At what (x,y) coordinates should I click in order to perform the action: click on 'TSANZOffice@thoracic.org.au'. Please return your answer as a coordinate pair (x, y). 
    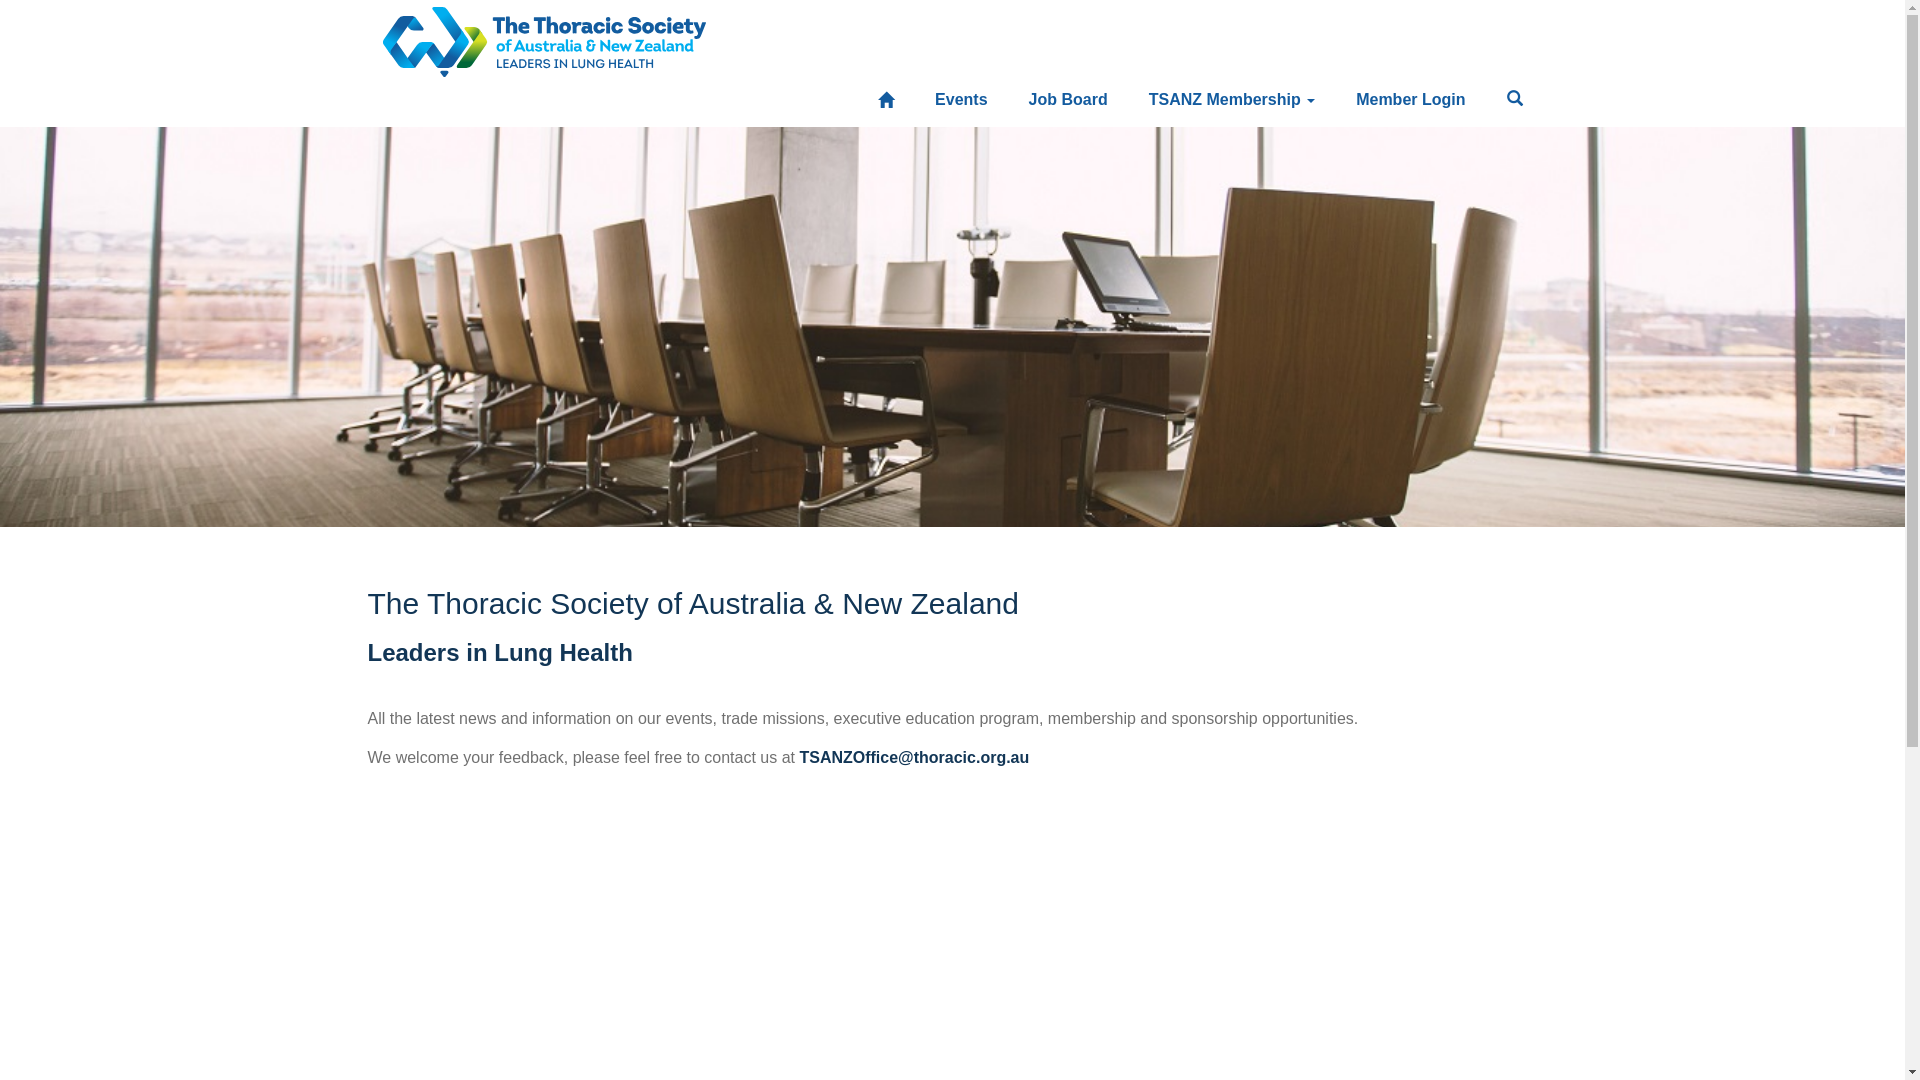
    Looking at the image, I should click on (912, 757).